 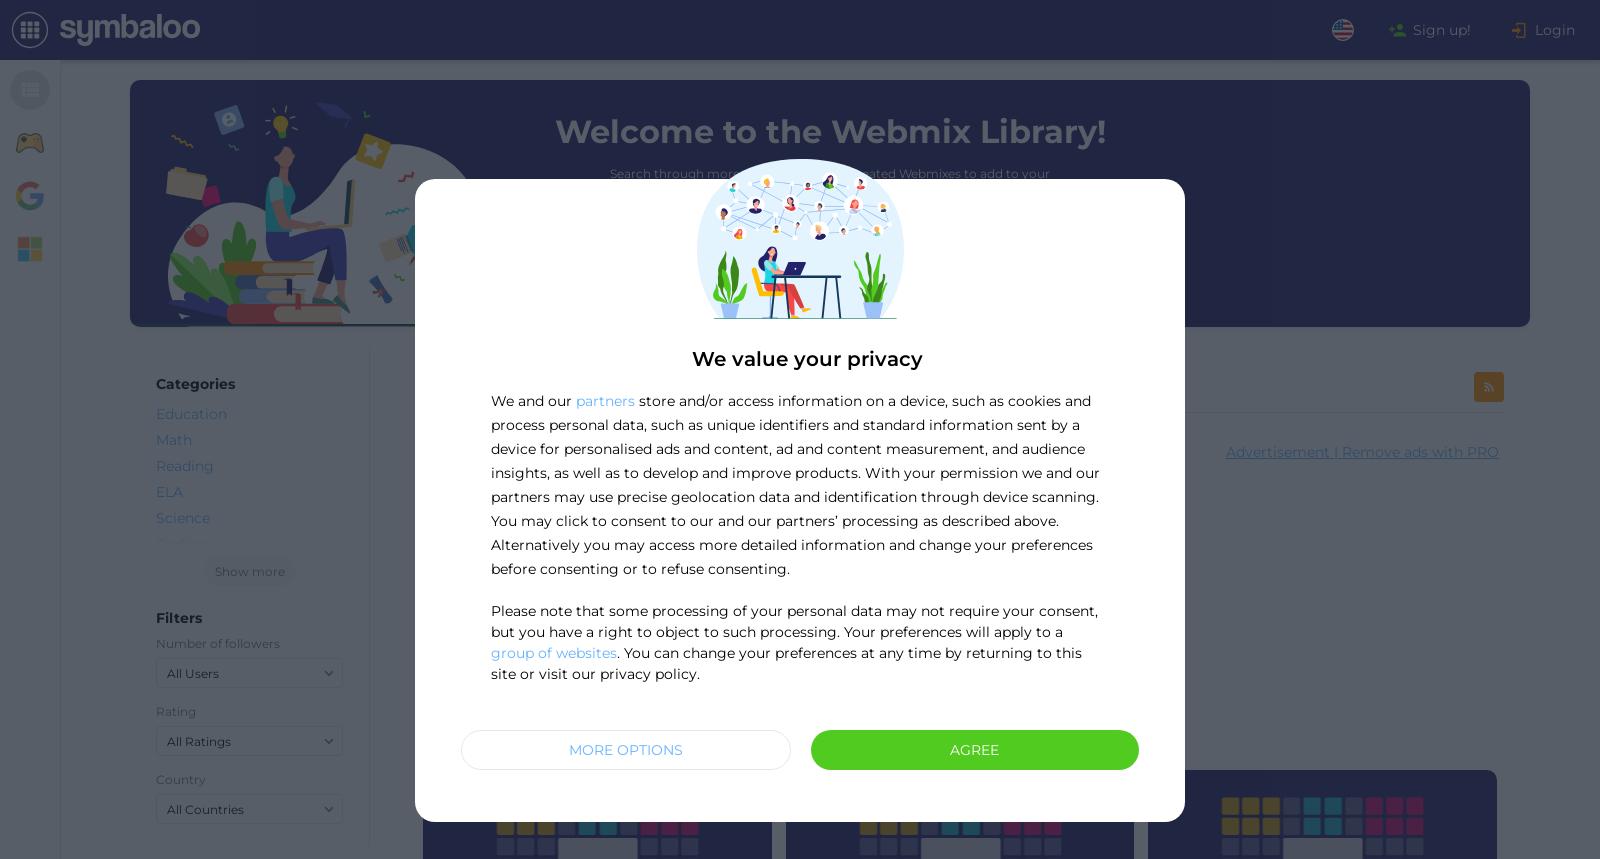 I want to click on 'Search through more than 50,000 user-created Webmixes to add to your account. You can get all updates from the original creator or you can claim the Webmix as your own!', so click(x=828, y=193).